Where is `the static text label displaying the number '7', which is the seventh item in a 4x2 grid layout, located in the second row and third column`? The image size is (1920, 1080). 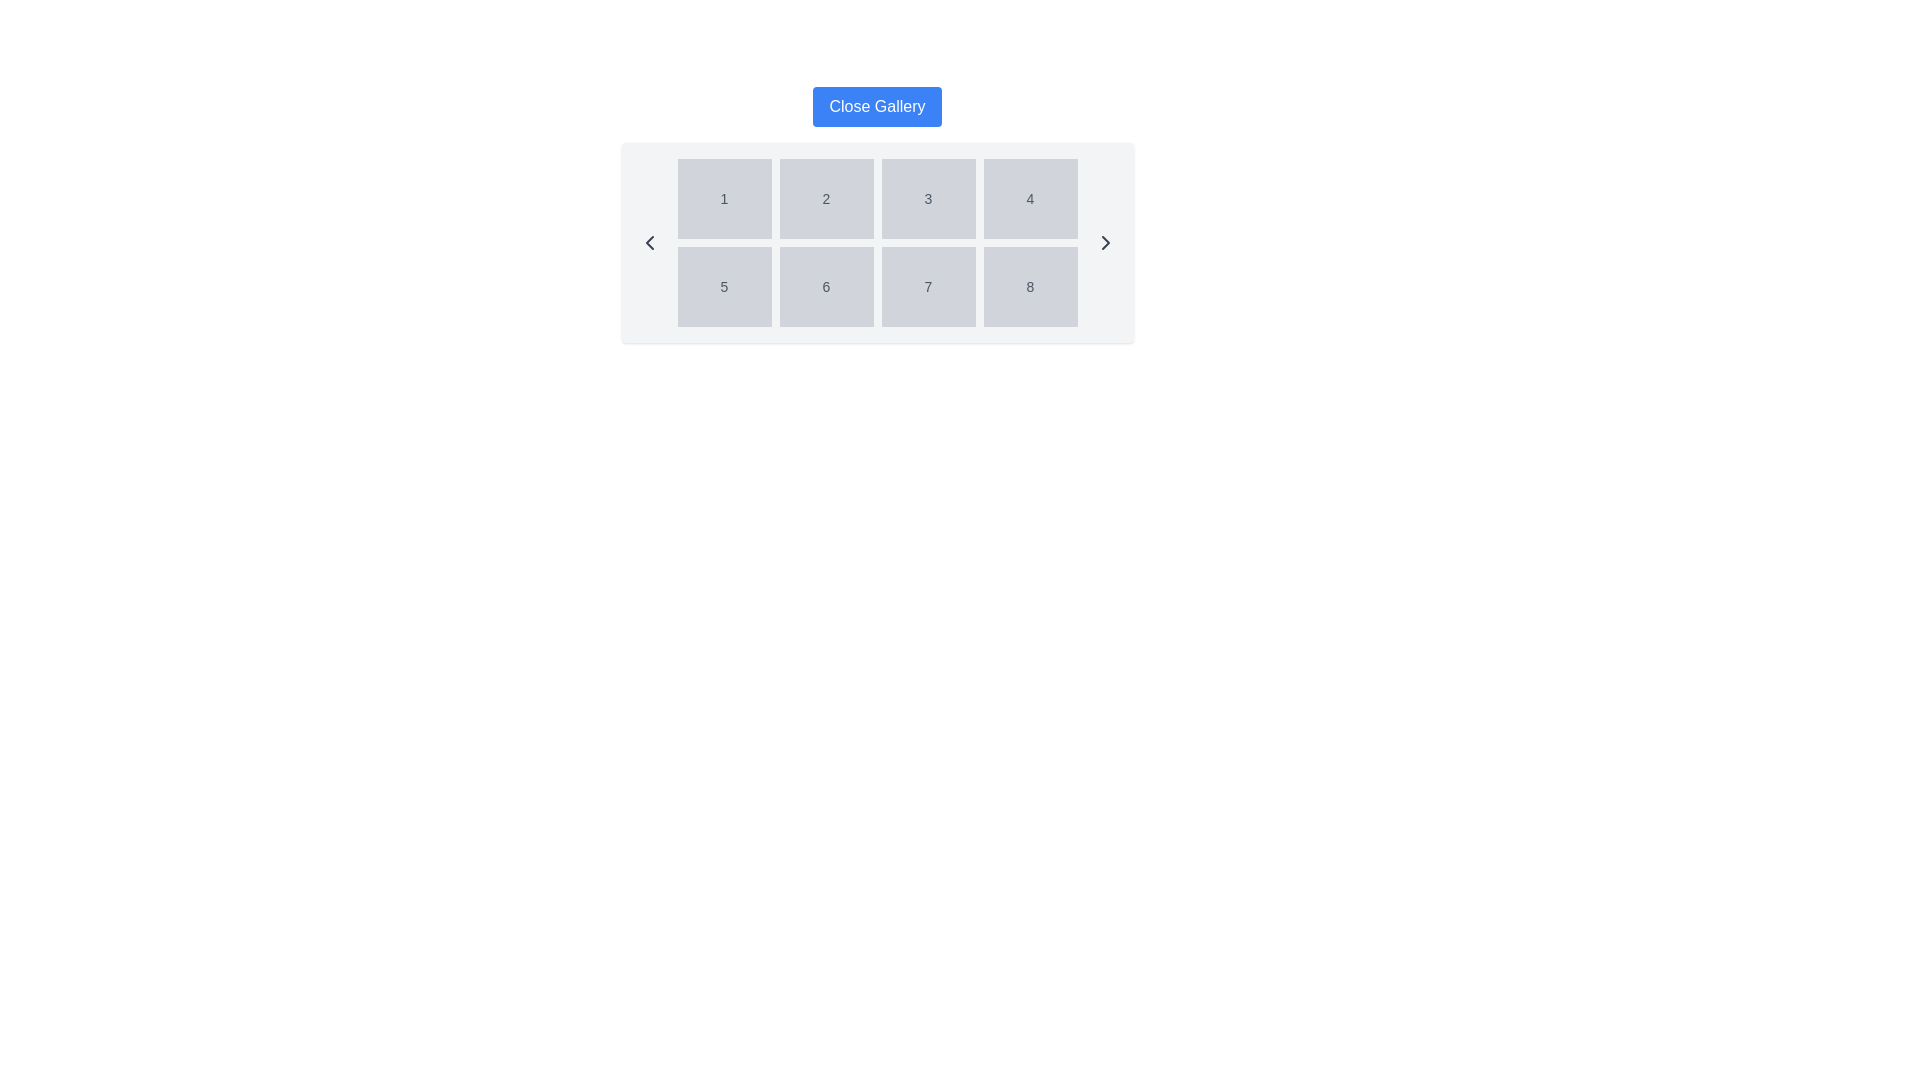
the static text label displaying the number '7', which is the seventh item in a 4x2 grid layout, located in the second row and third column is located at coordinates (927, 286).